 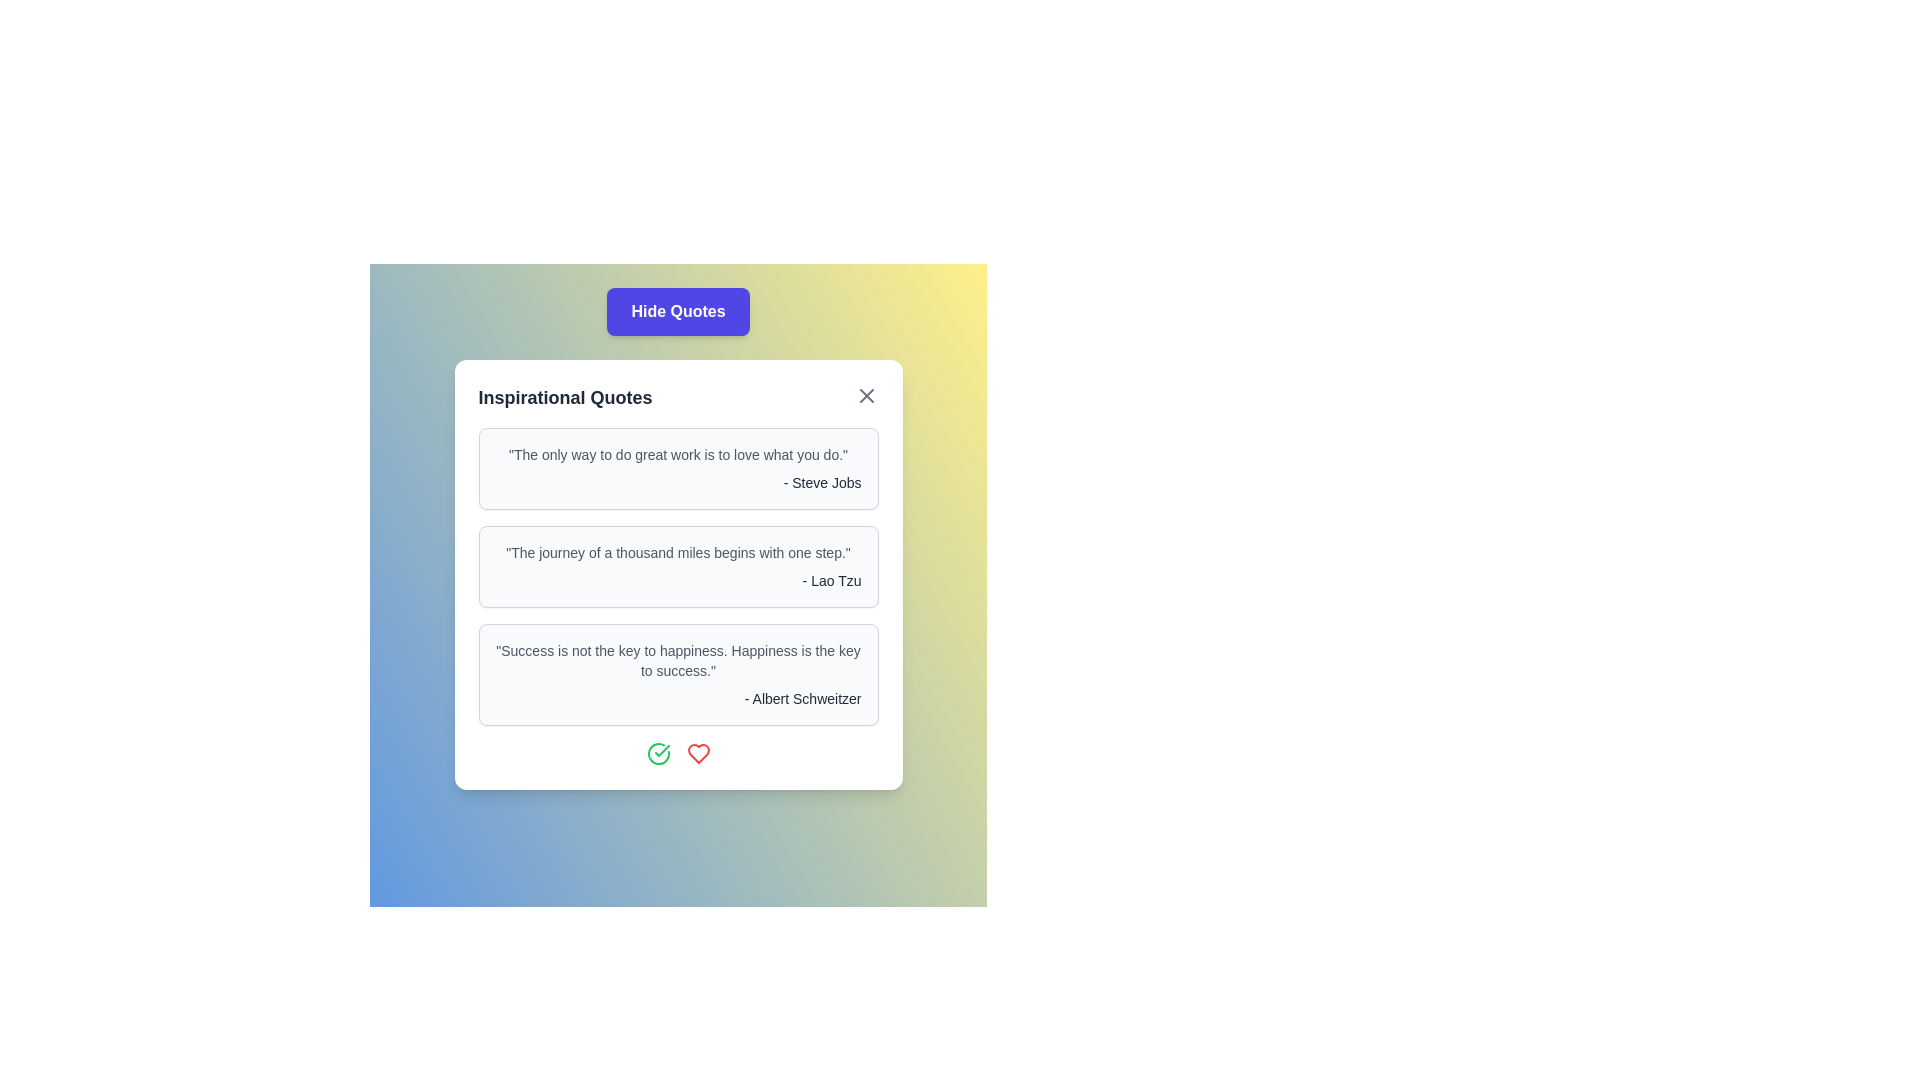 What do you see at coordinates (678, 312) in the screenshot?
I see `the indigo 'Hide Quotes' button with rounded corners to hide the quotes section` at bounding box center [678, 312].